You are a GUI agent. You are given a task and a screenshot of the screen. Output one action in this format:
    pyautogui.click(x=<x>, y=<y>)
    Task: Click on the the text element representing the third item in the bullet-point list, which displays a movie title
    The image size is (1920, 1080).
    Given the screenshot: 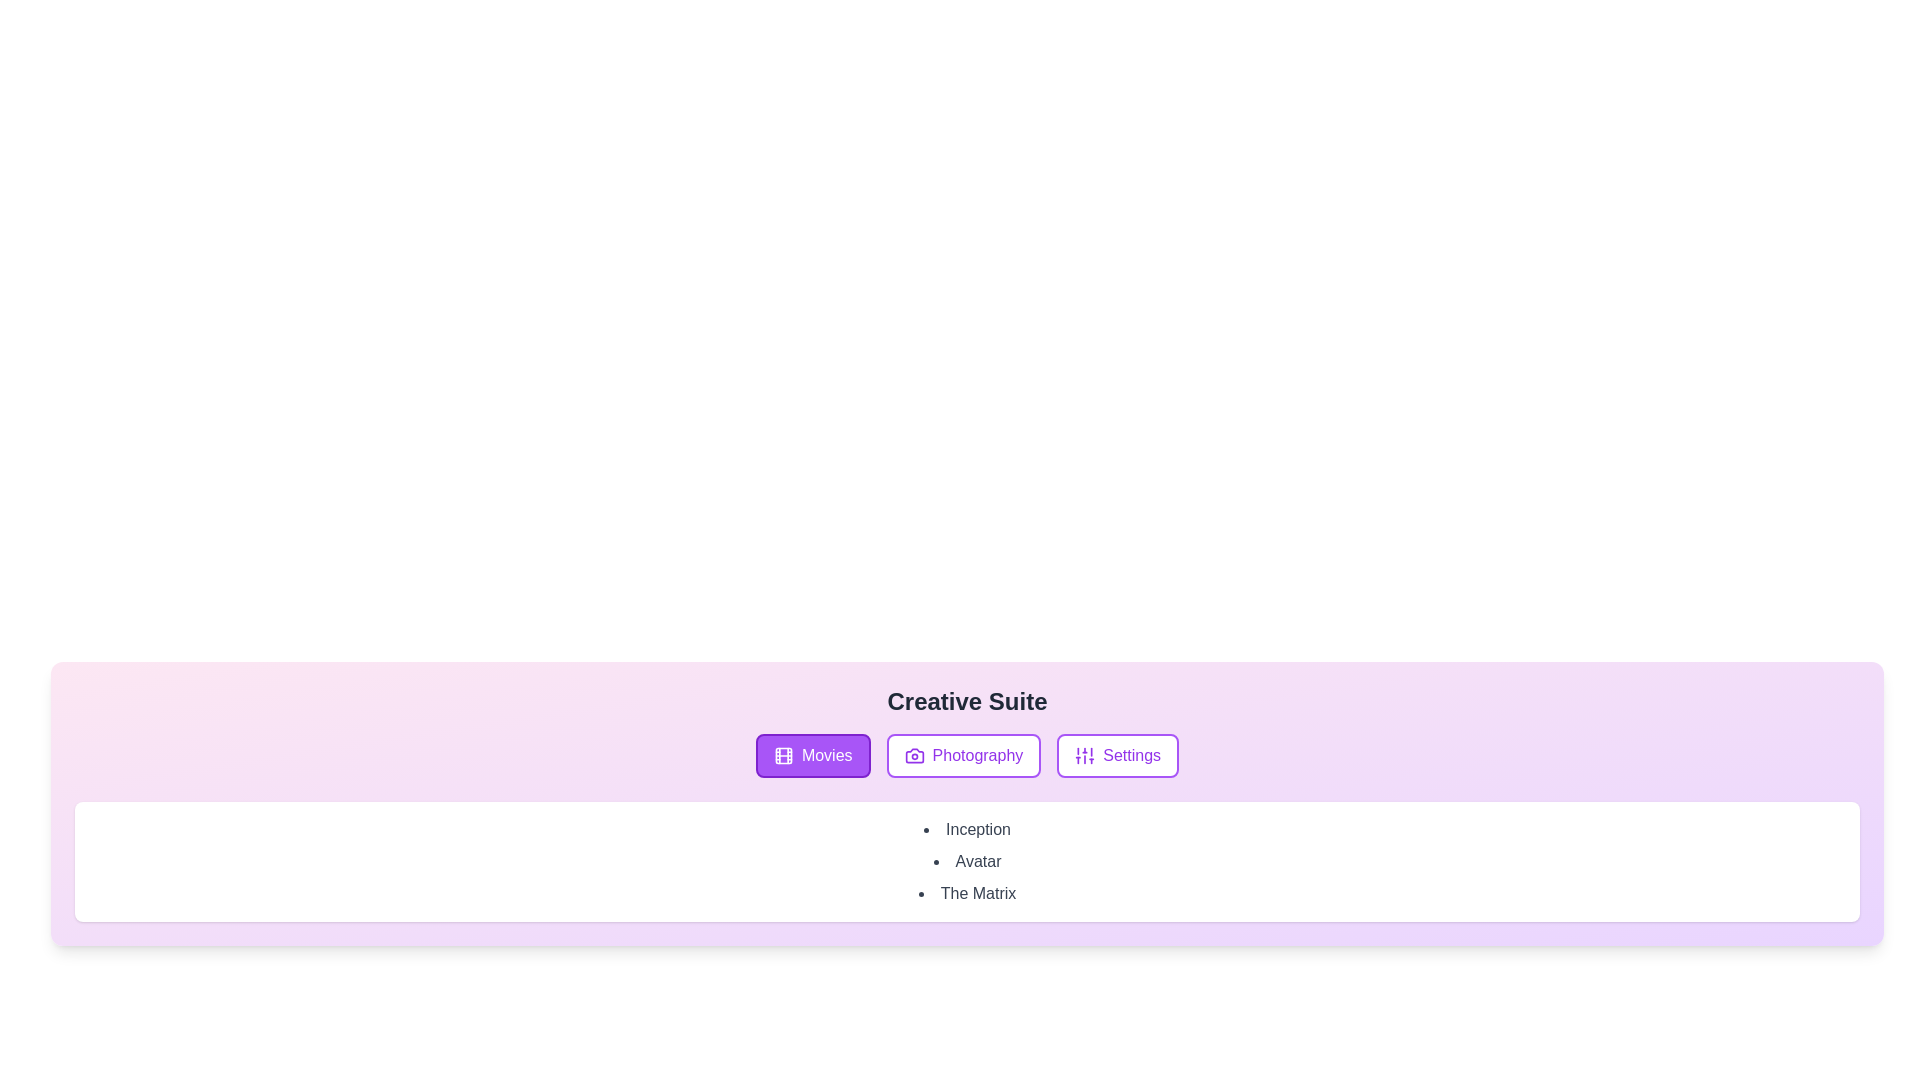 What is the action you would take?
    pyautogui.click(x=967, y=893)
    